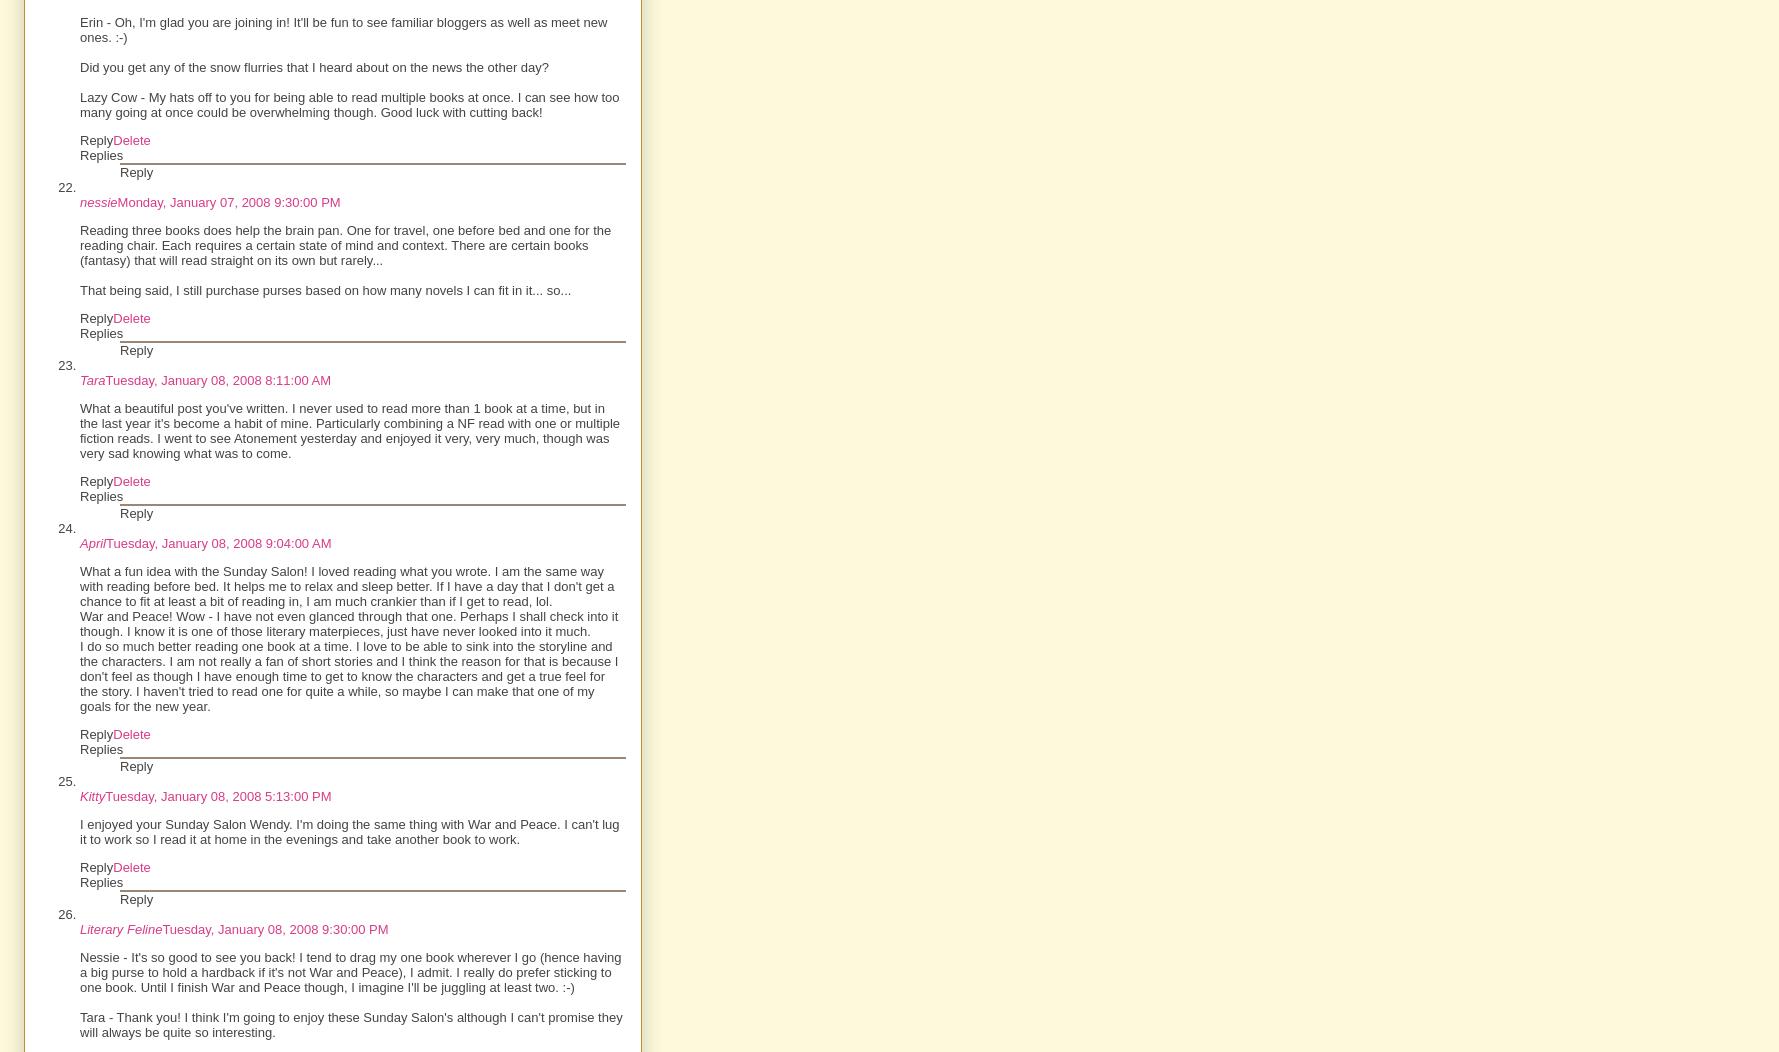  I want to click on 'Tuesday, January 08, 2008 9:04:00 AM', so click(217, 543).